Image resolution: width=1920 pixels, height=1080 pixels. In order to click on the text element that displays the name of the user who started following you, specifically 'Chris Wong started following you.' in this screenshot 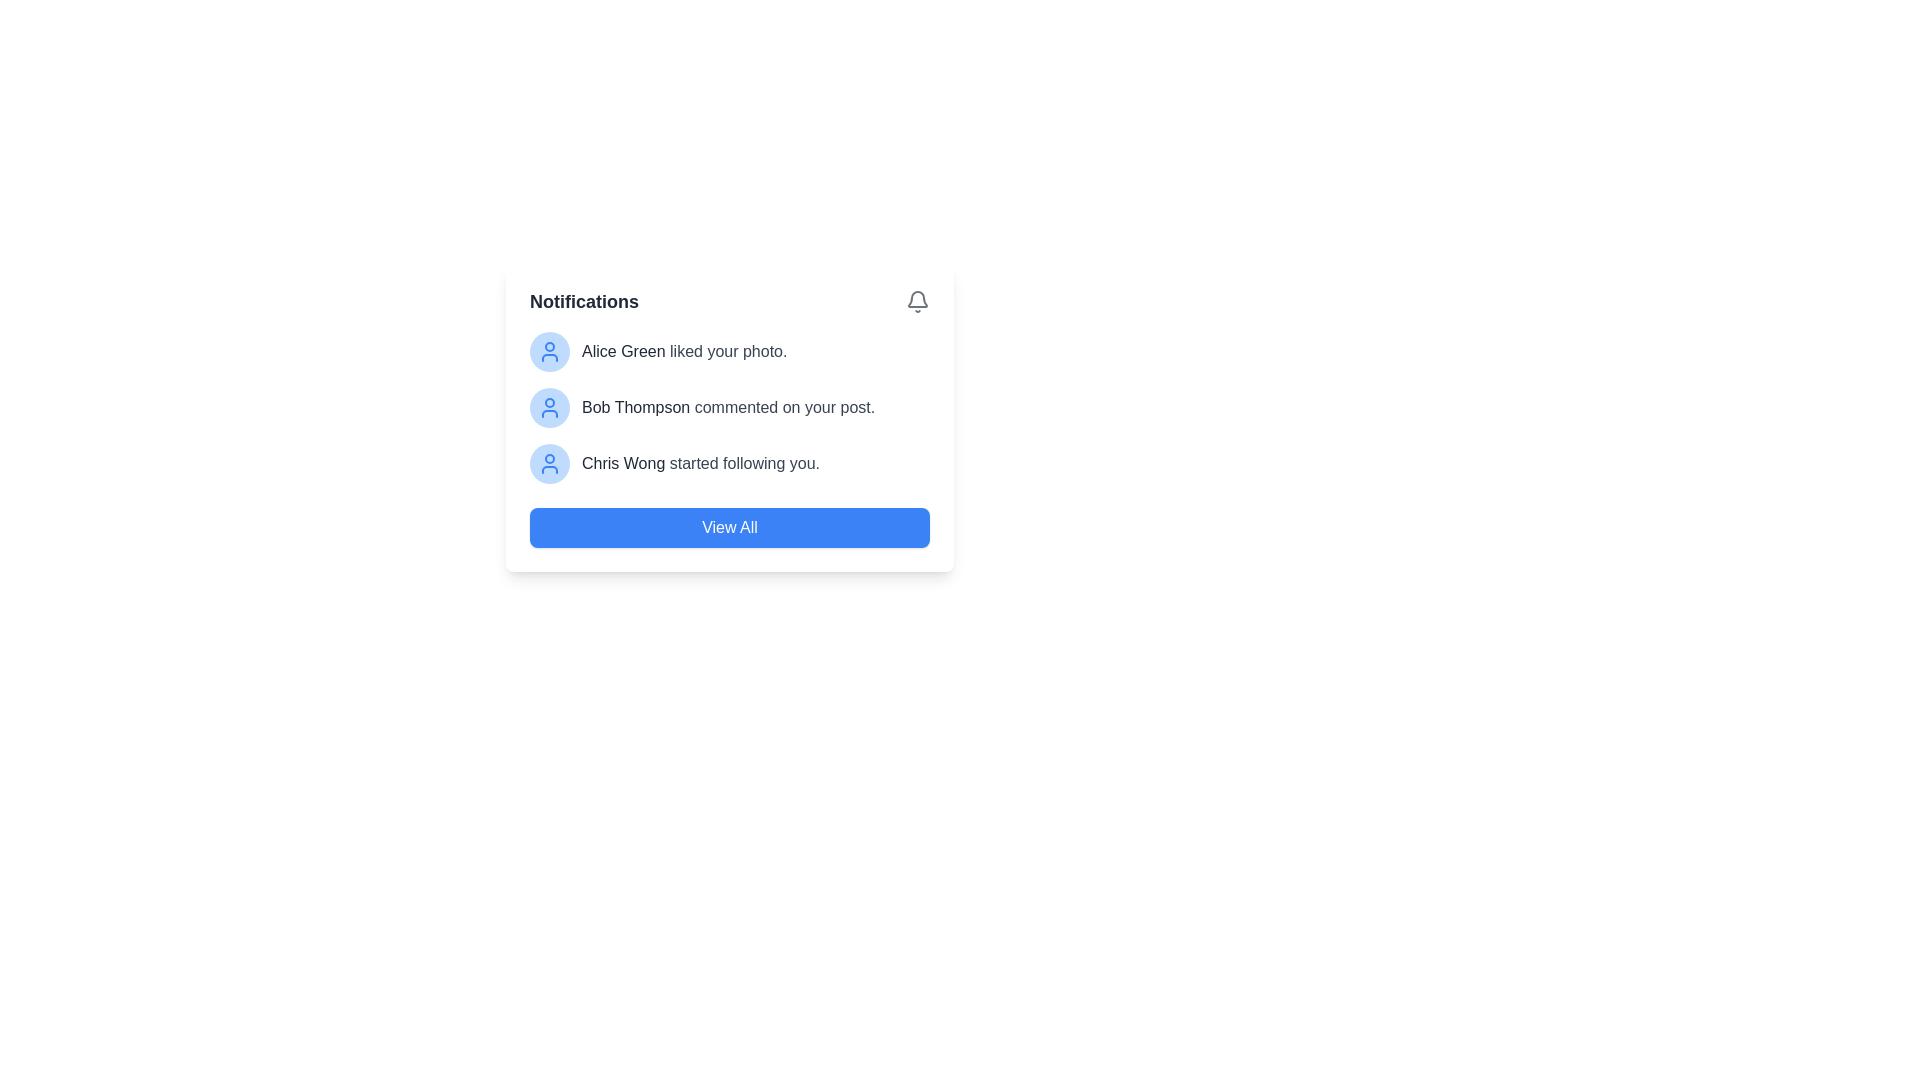, I will do `click(622, 463)`.